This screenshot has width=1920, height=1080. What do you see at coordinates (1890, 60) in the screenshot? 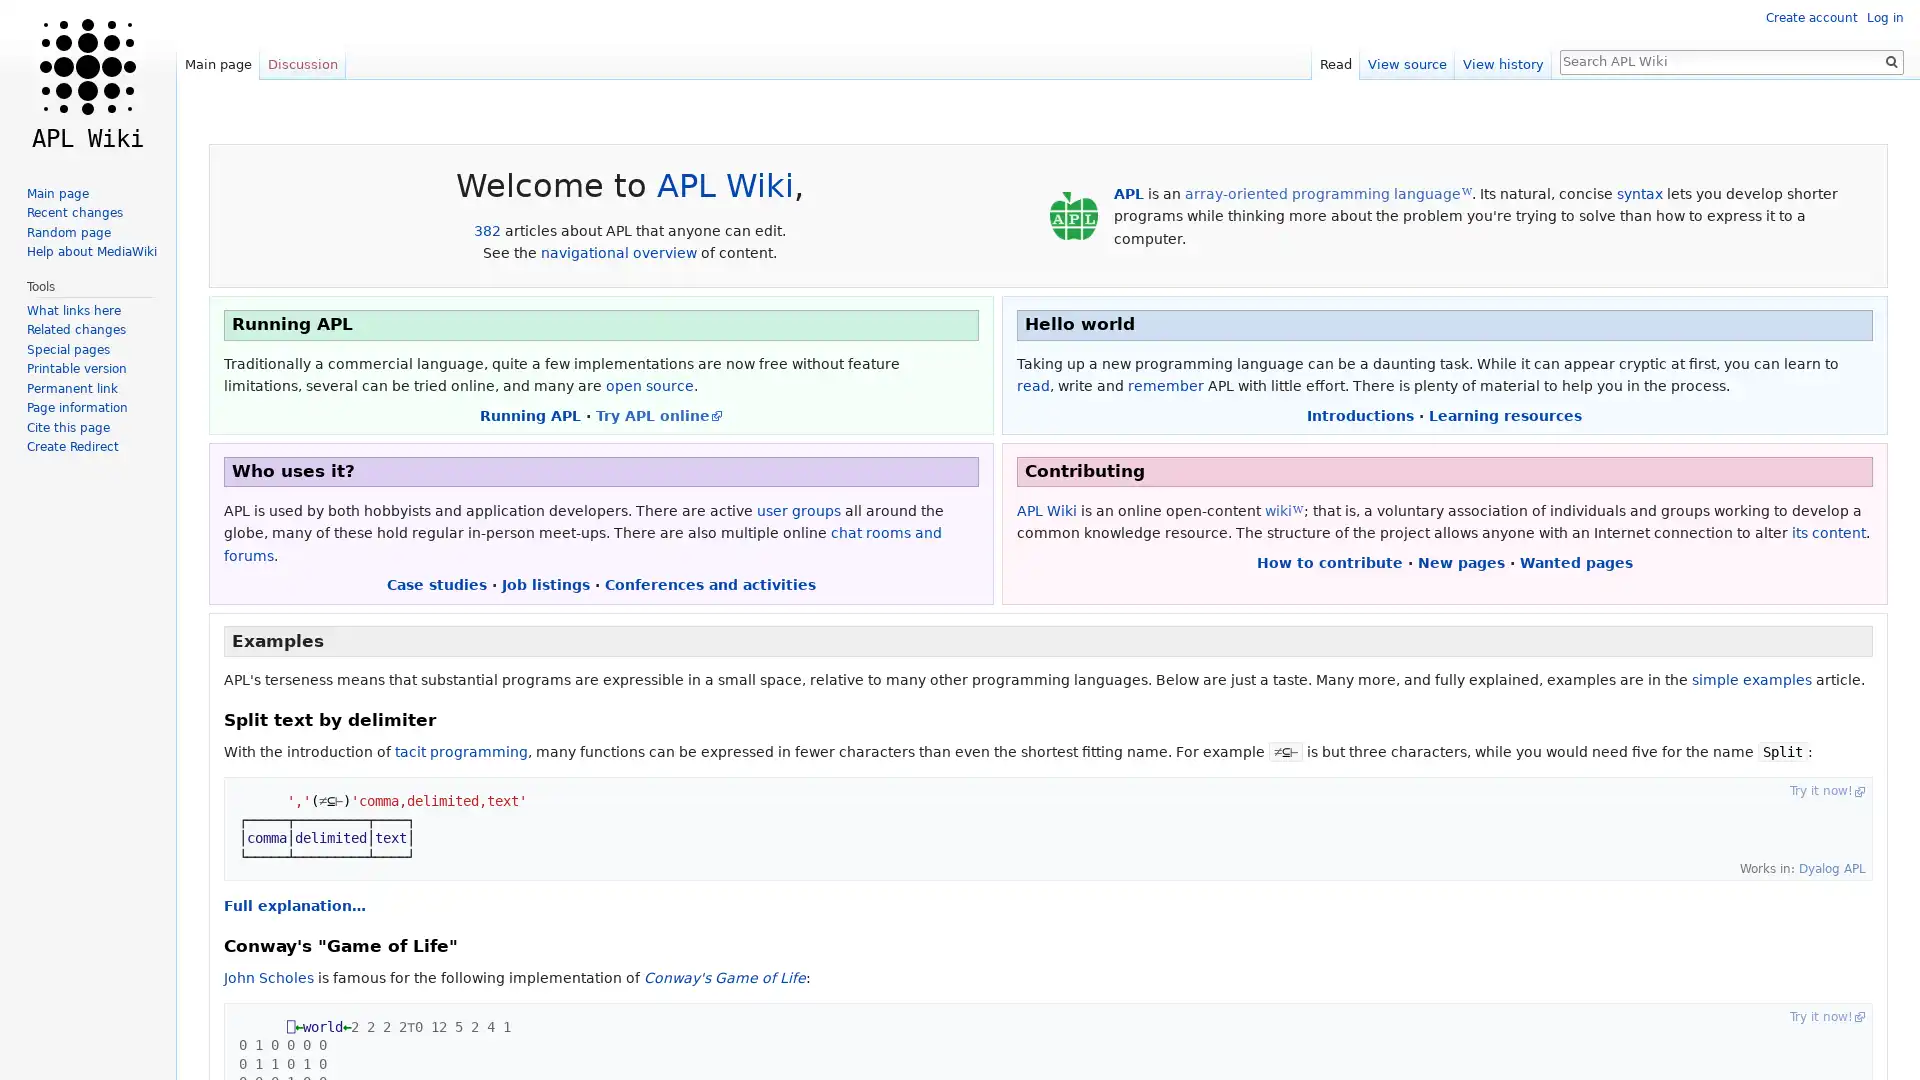
I see `Go` at bounding box center [1890, 60].